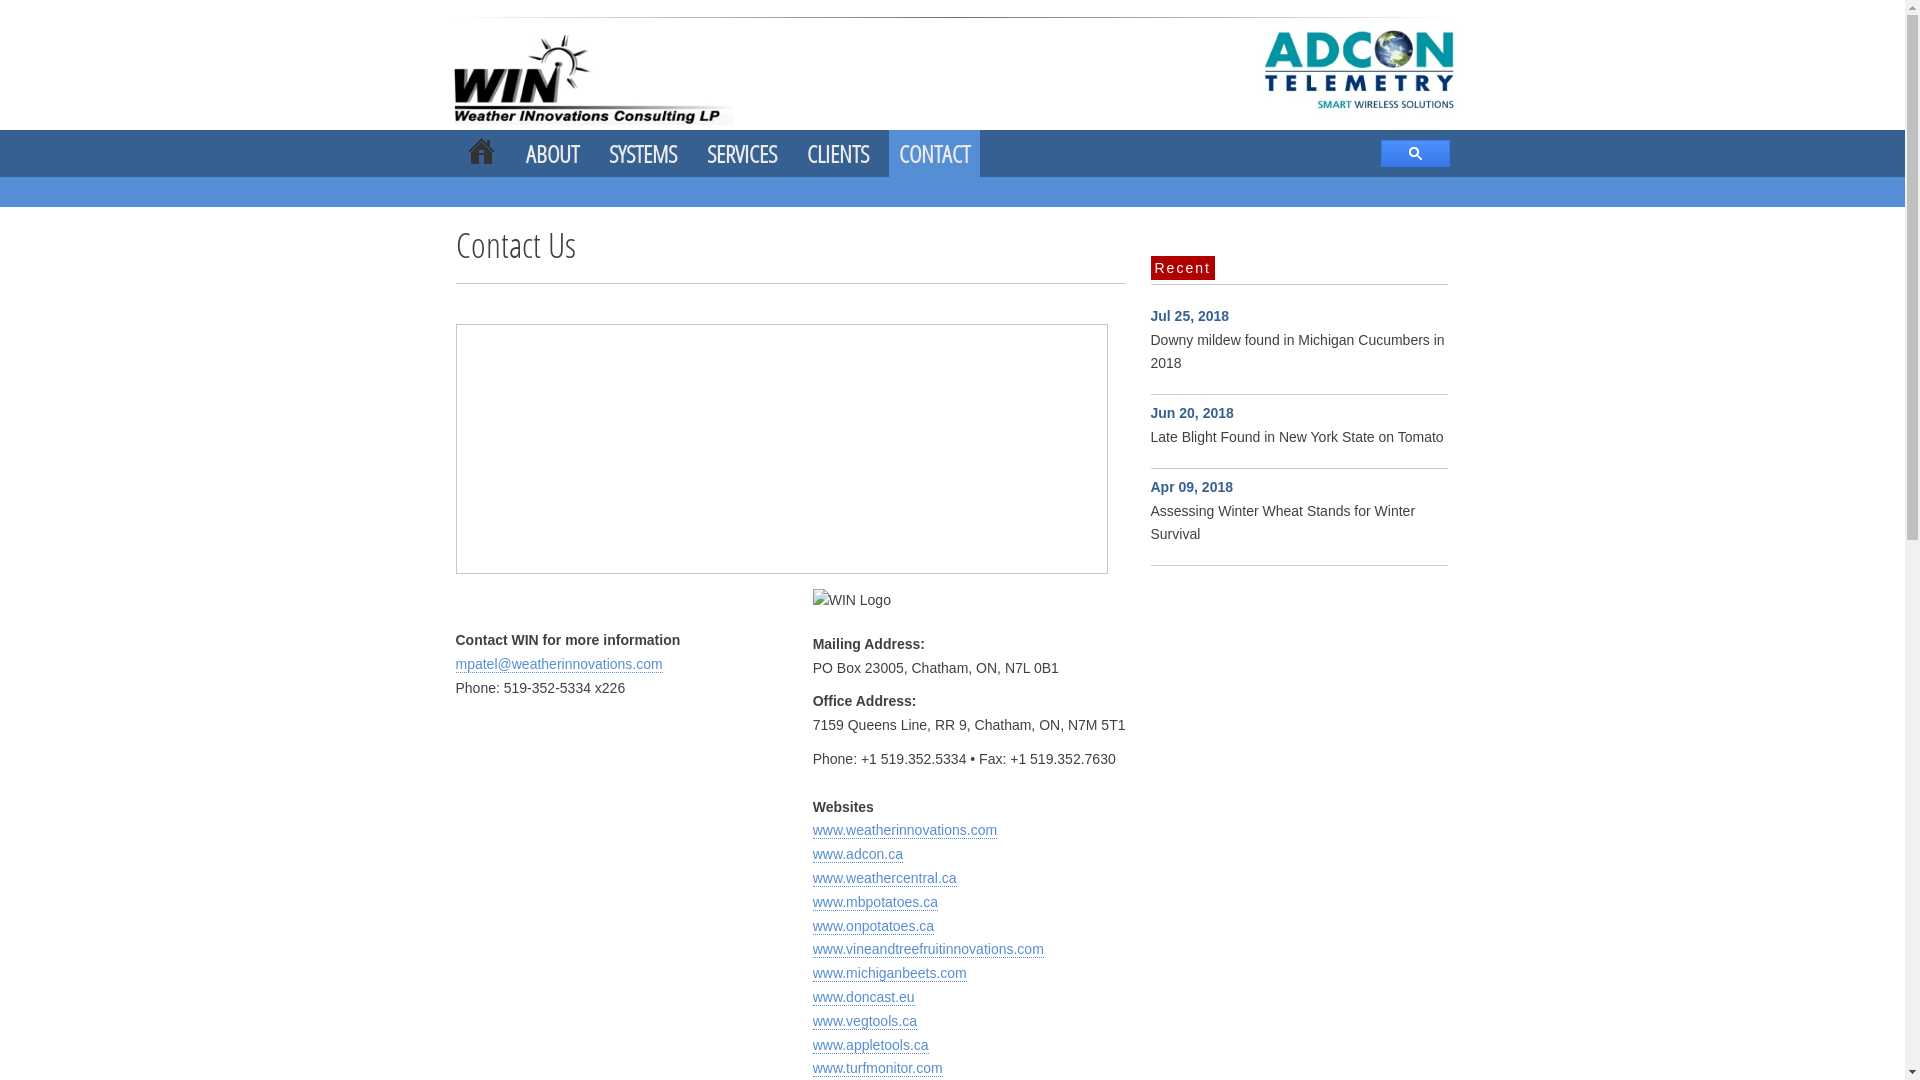 The height and width of the screenshot is (1080, 1920). What do you see at coordinates (858, 854) in the screenshot?
I see `'www.adcon.ca'` at bounding box center [858, 854].